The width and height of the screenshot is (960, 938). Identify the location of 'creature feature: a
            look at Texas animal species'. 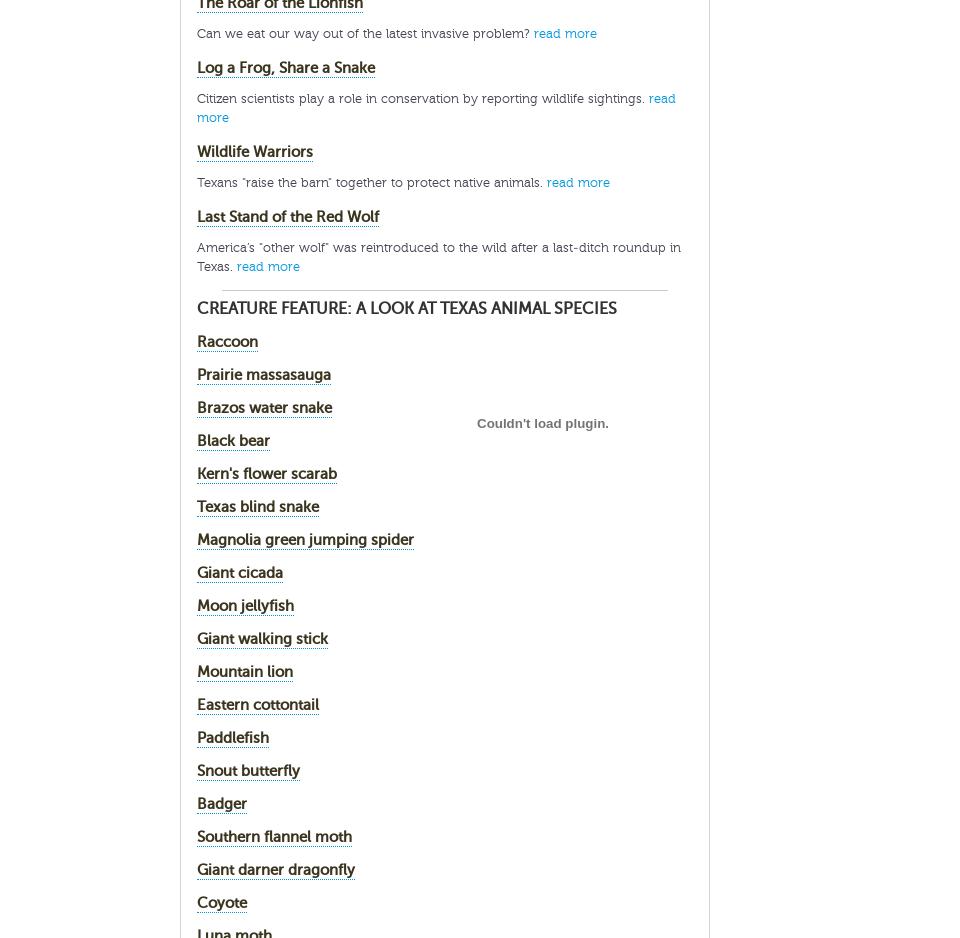
(406, 307).